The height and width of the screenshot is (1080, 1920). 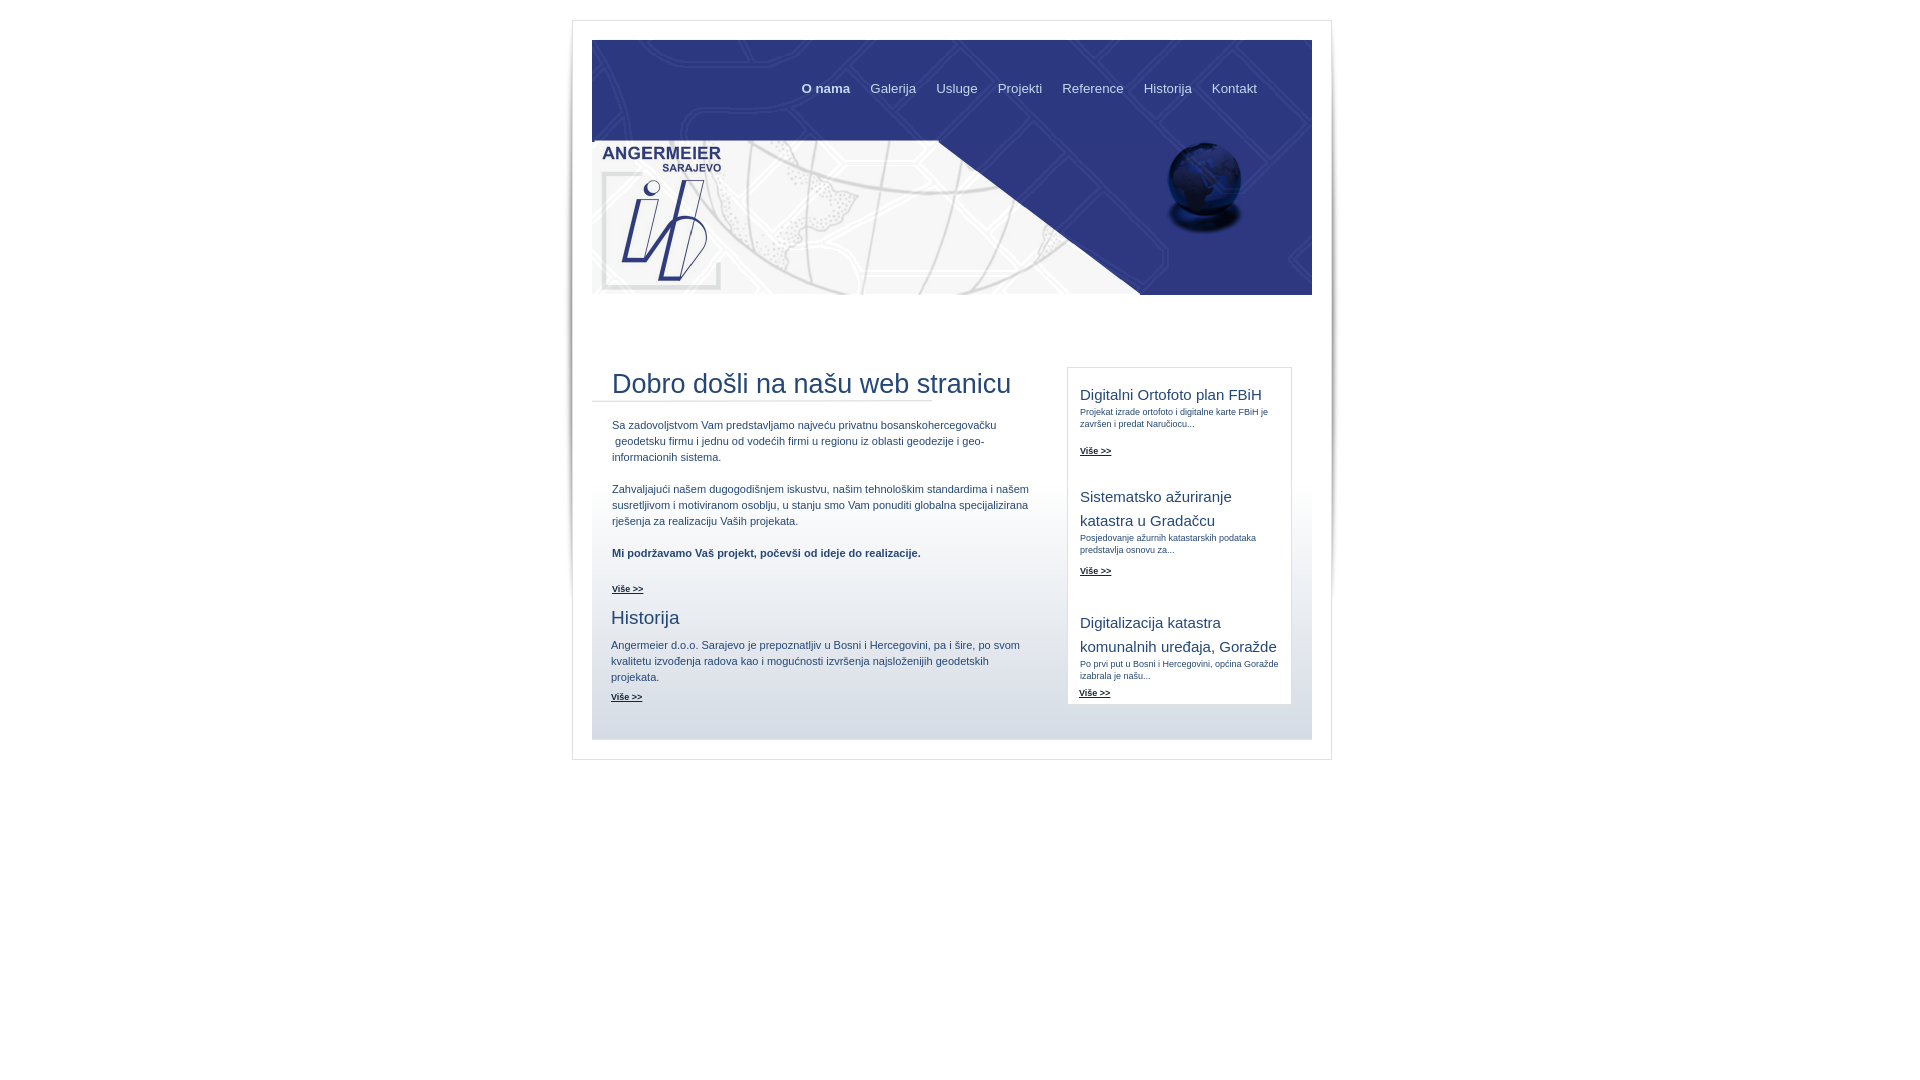 I want to click on 'Usluge', so click(x=955, y=87).